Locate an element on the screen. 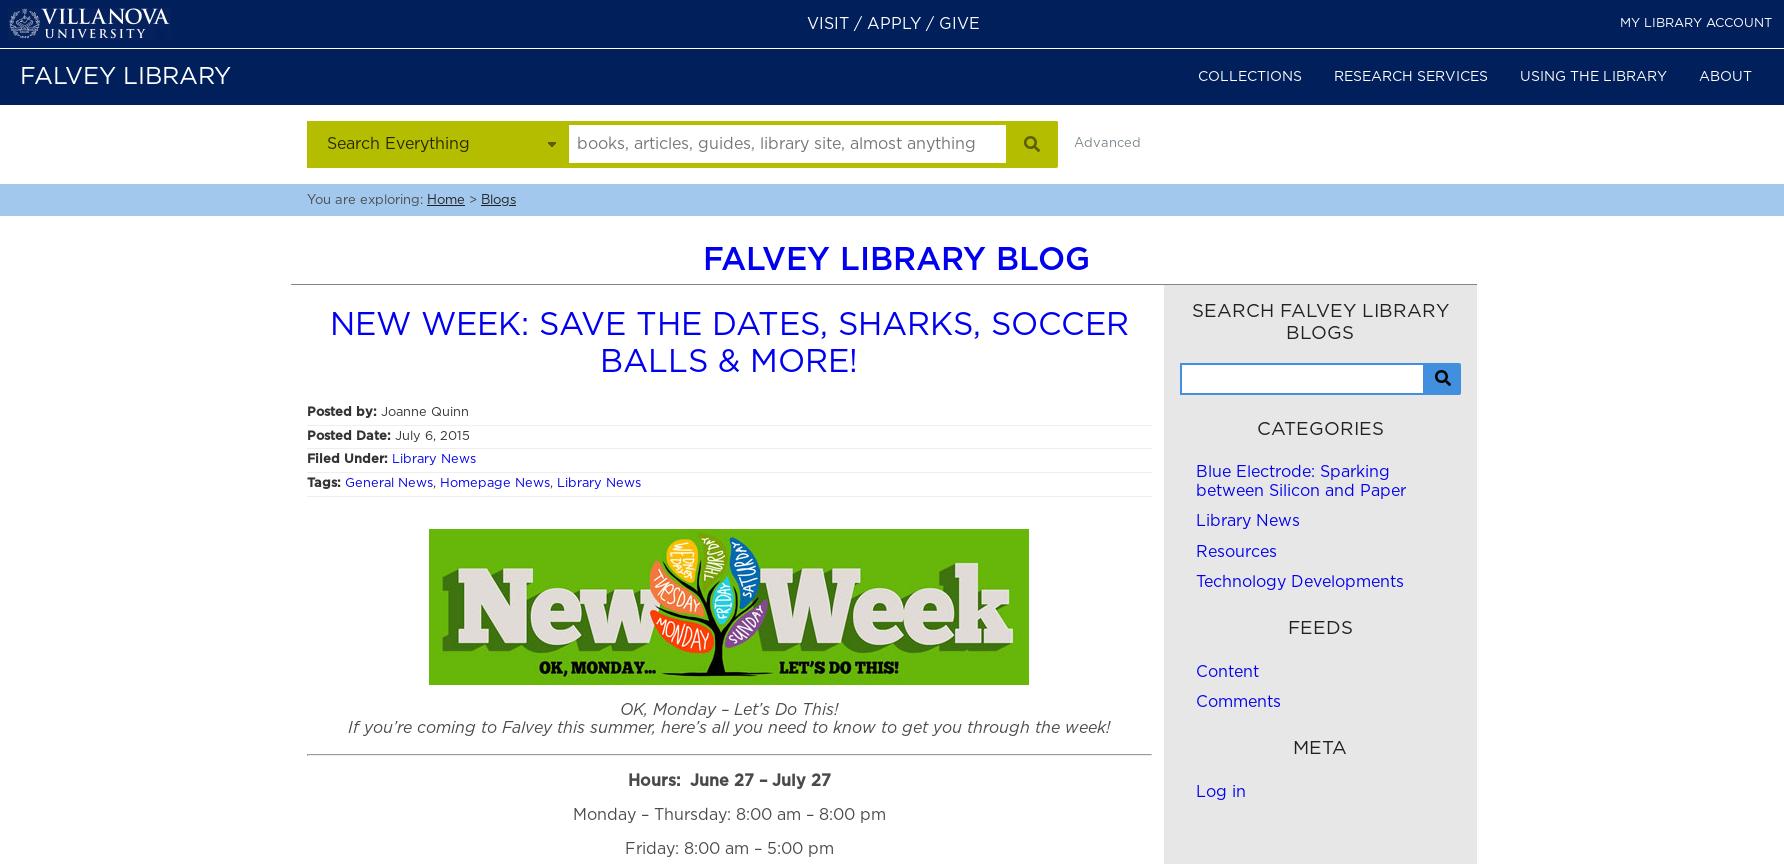  'If you’re coming to Falvey this summer, here’s all you need to know to get you through the week!' is located at coordinates (728, 728).